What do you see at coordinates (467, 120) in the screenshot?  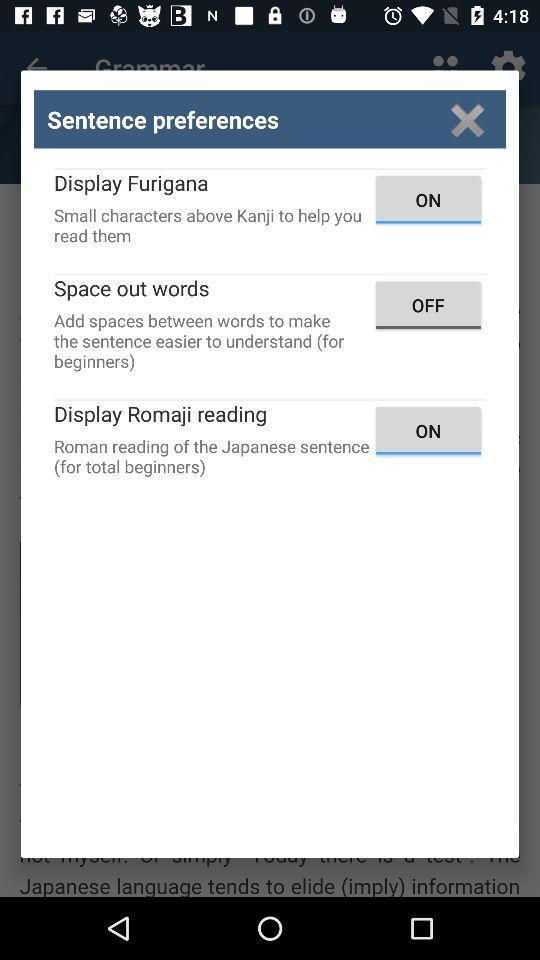 I see `close` at bounding box center [467, 120].